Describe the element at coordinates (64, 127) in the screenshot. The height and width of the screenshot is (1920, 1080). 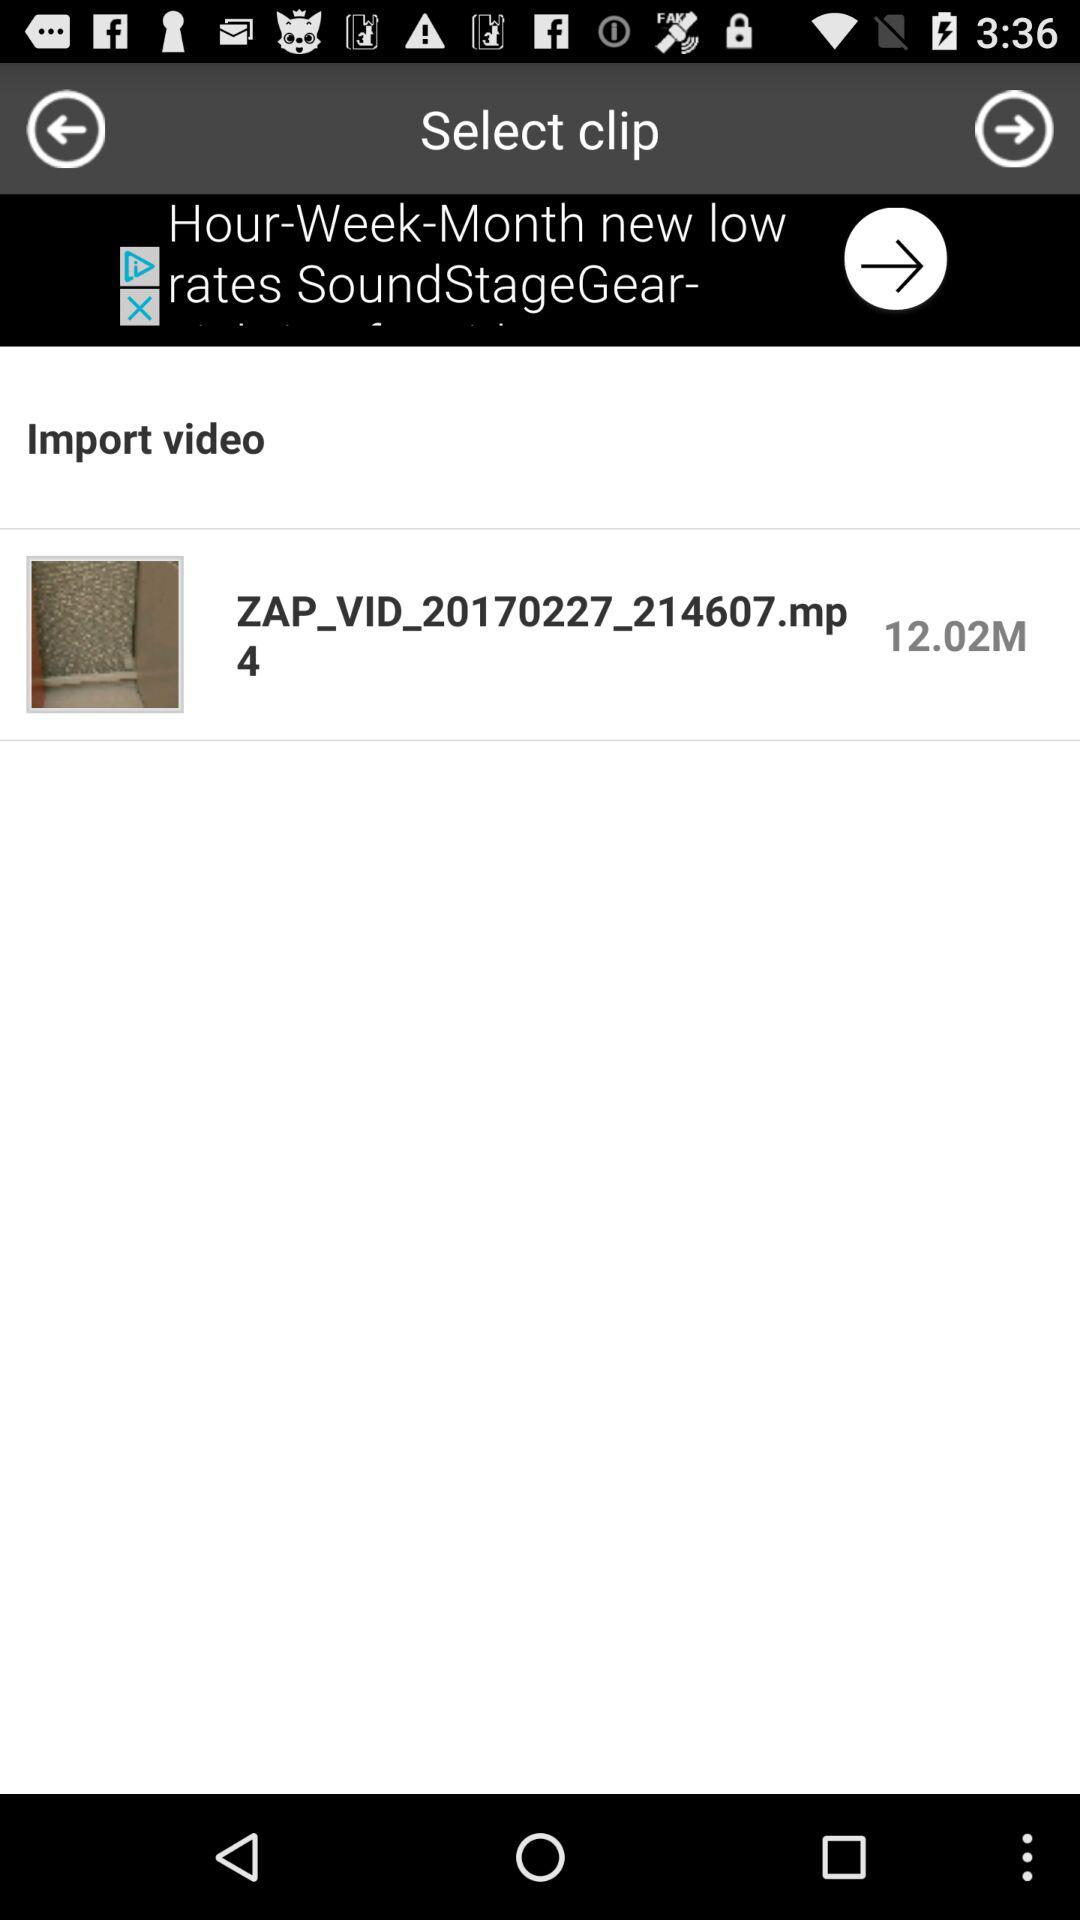
I see `go back` at that location.